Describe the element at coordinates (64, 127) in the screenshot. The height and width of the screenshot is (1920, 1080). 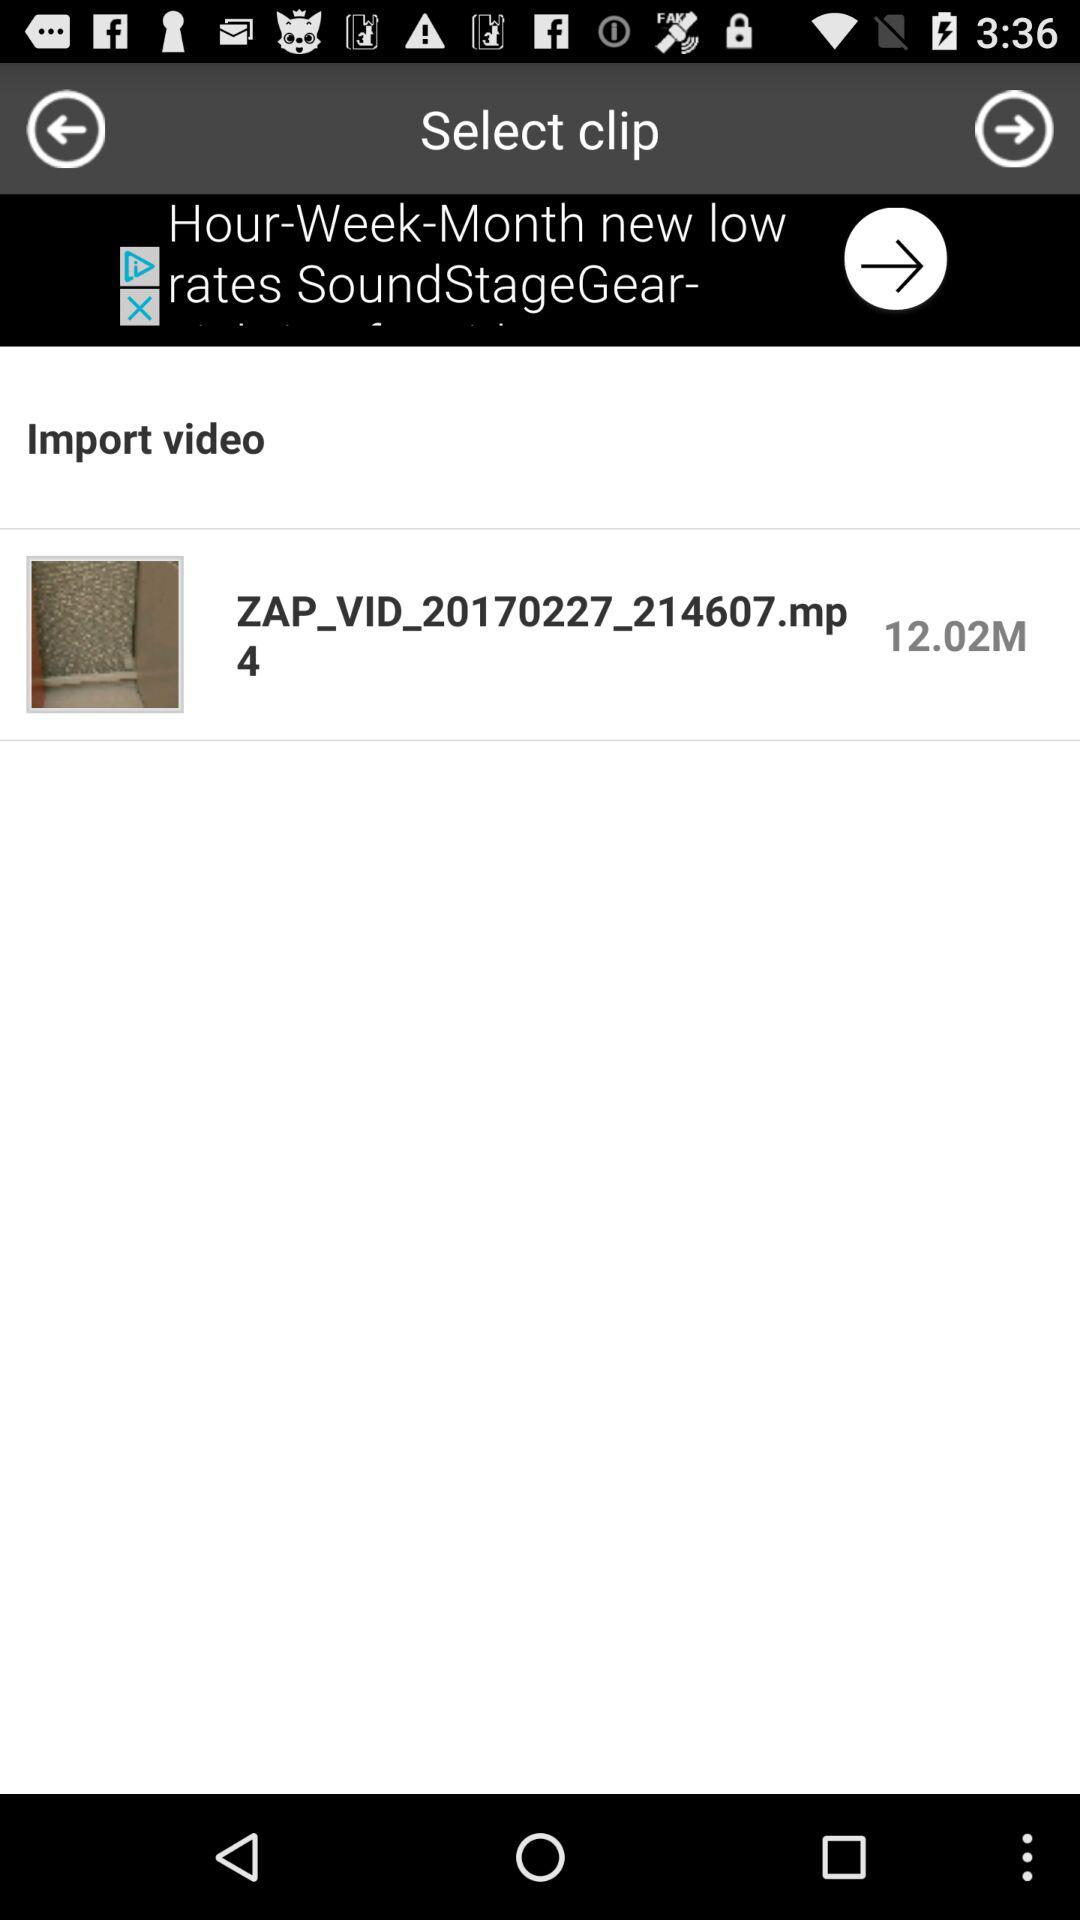
I see `go back` at that location.